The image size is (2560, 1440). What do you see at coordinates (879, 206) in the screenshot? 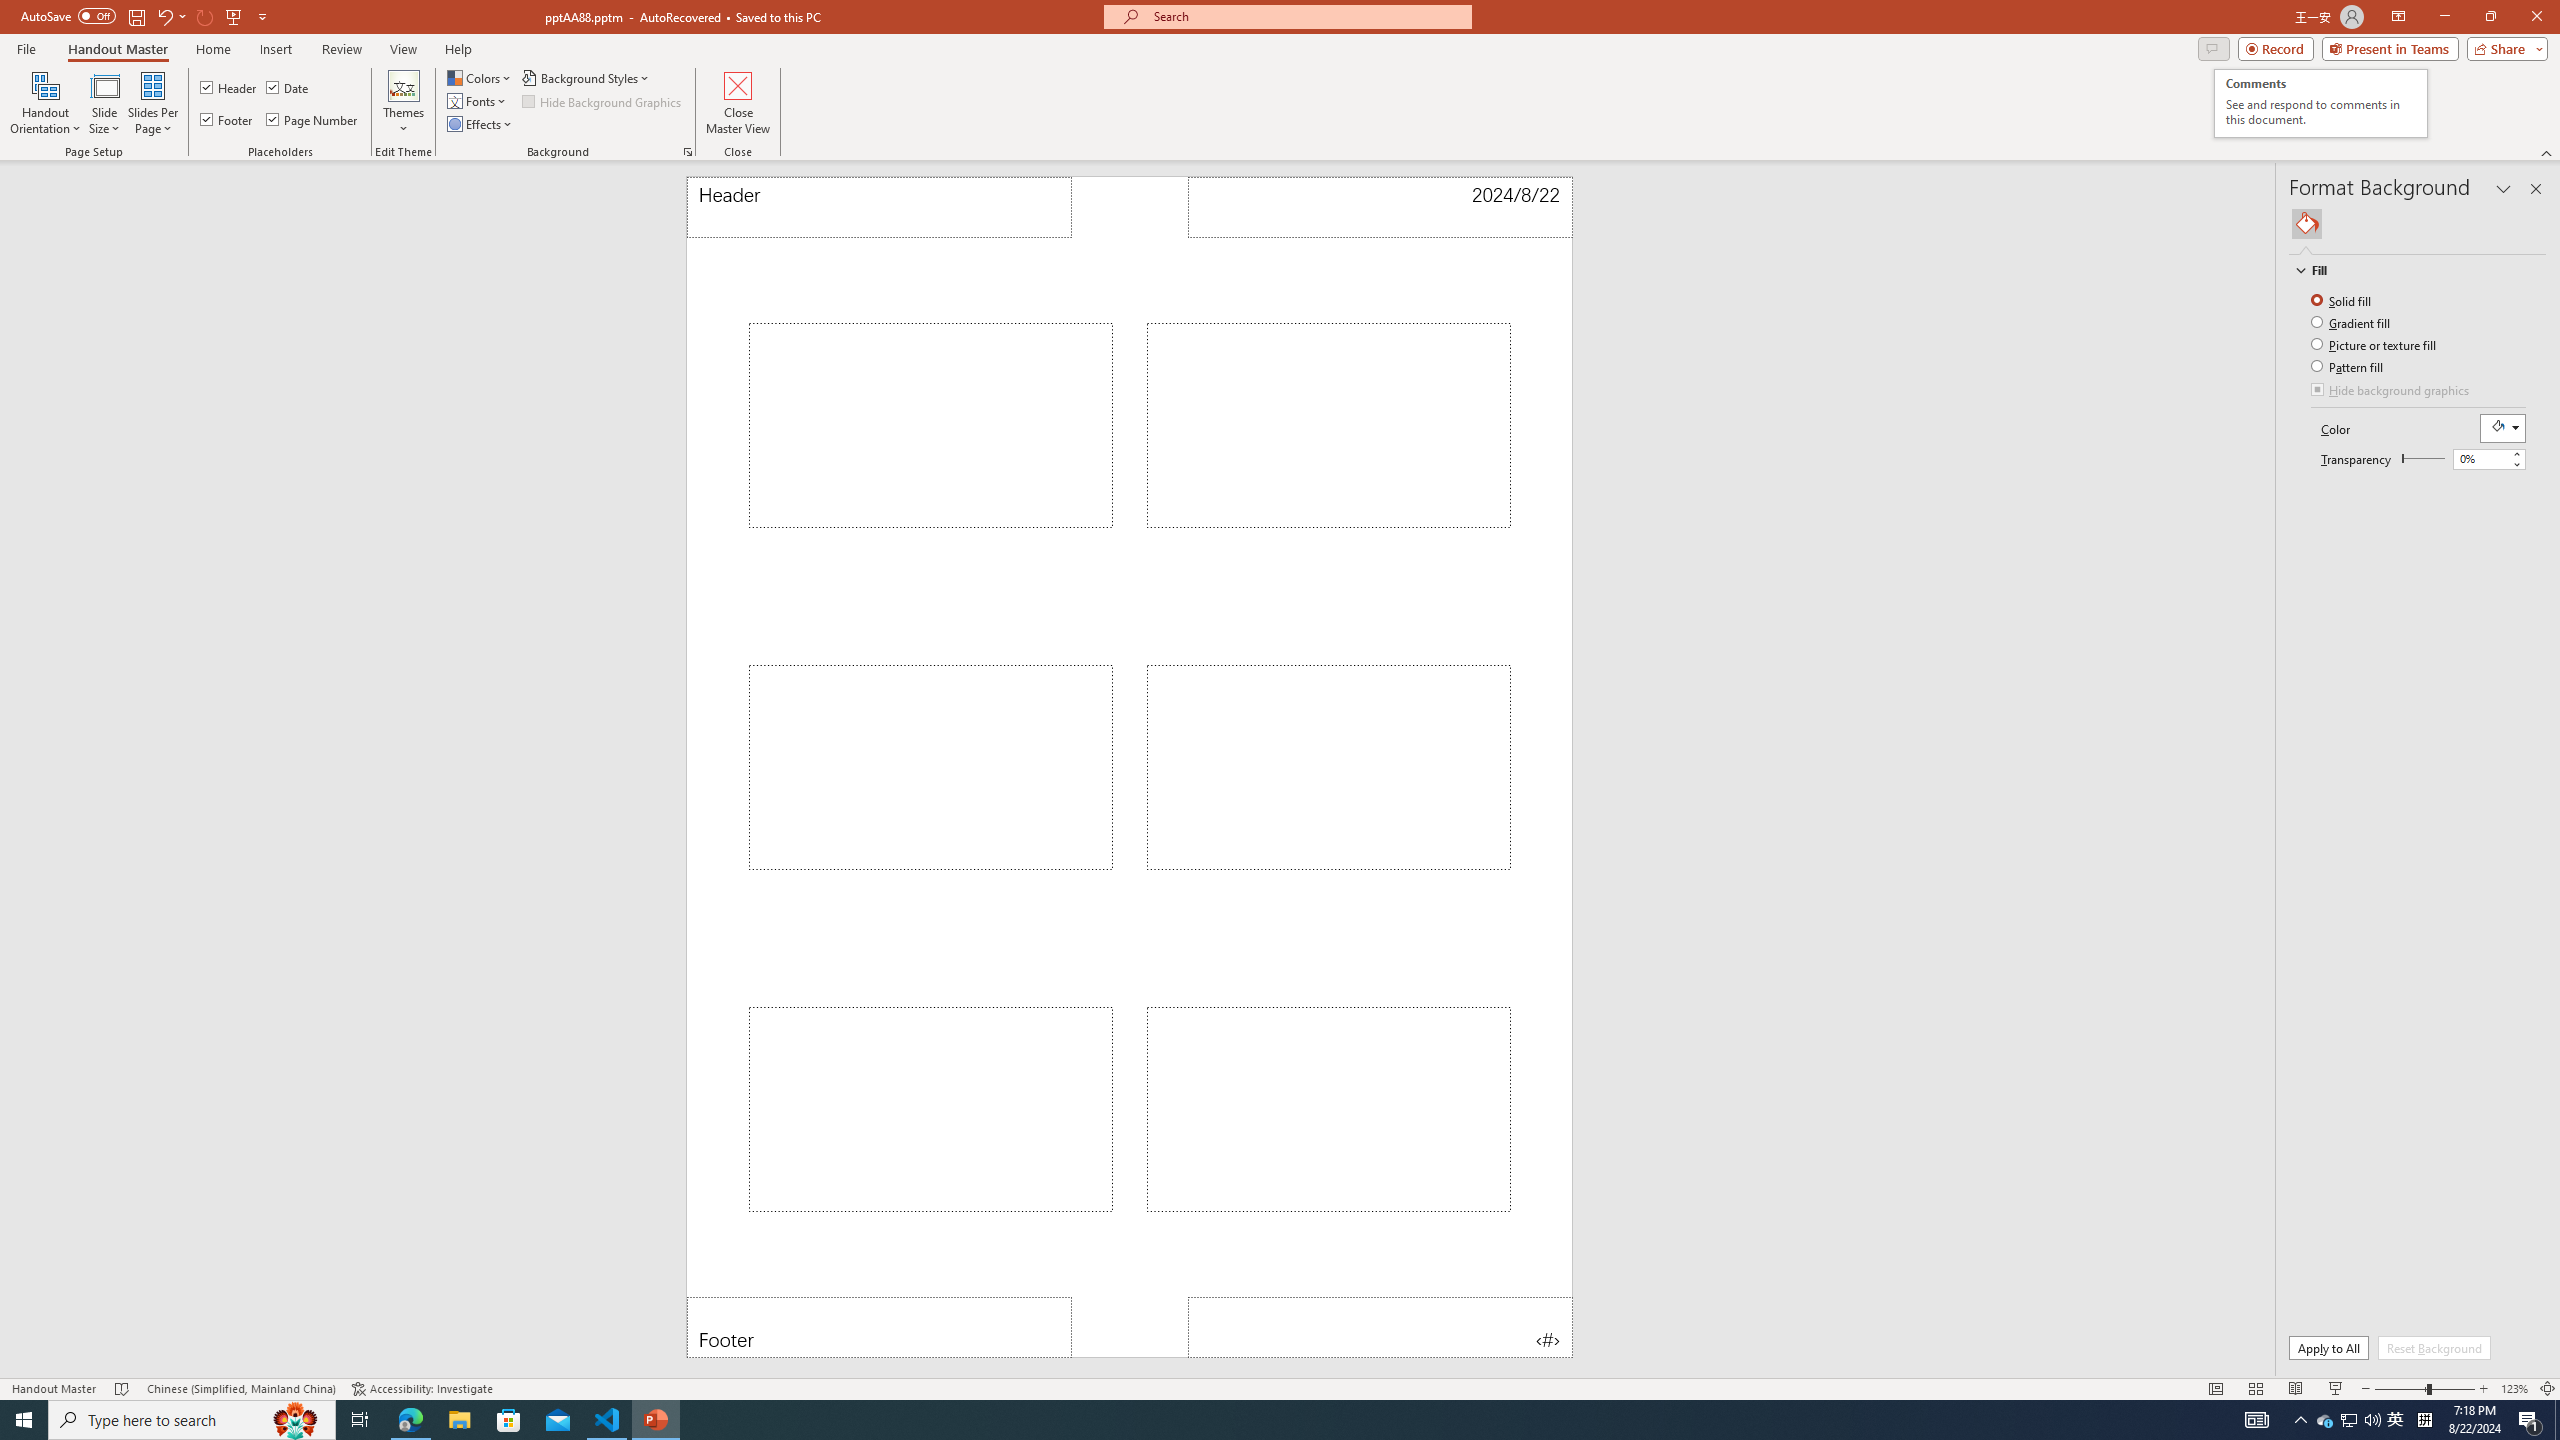
I see `'Header'` at bounding box center [879, 206].